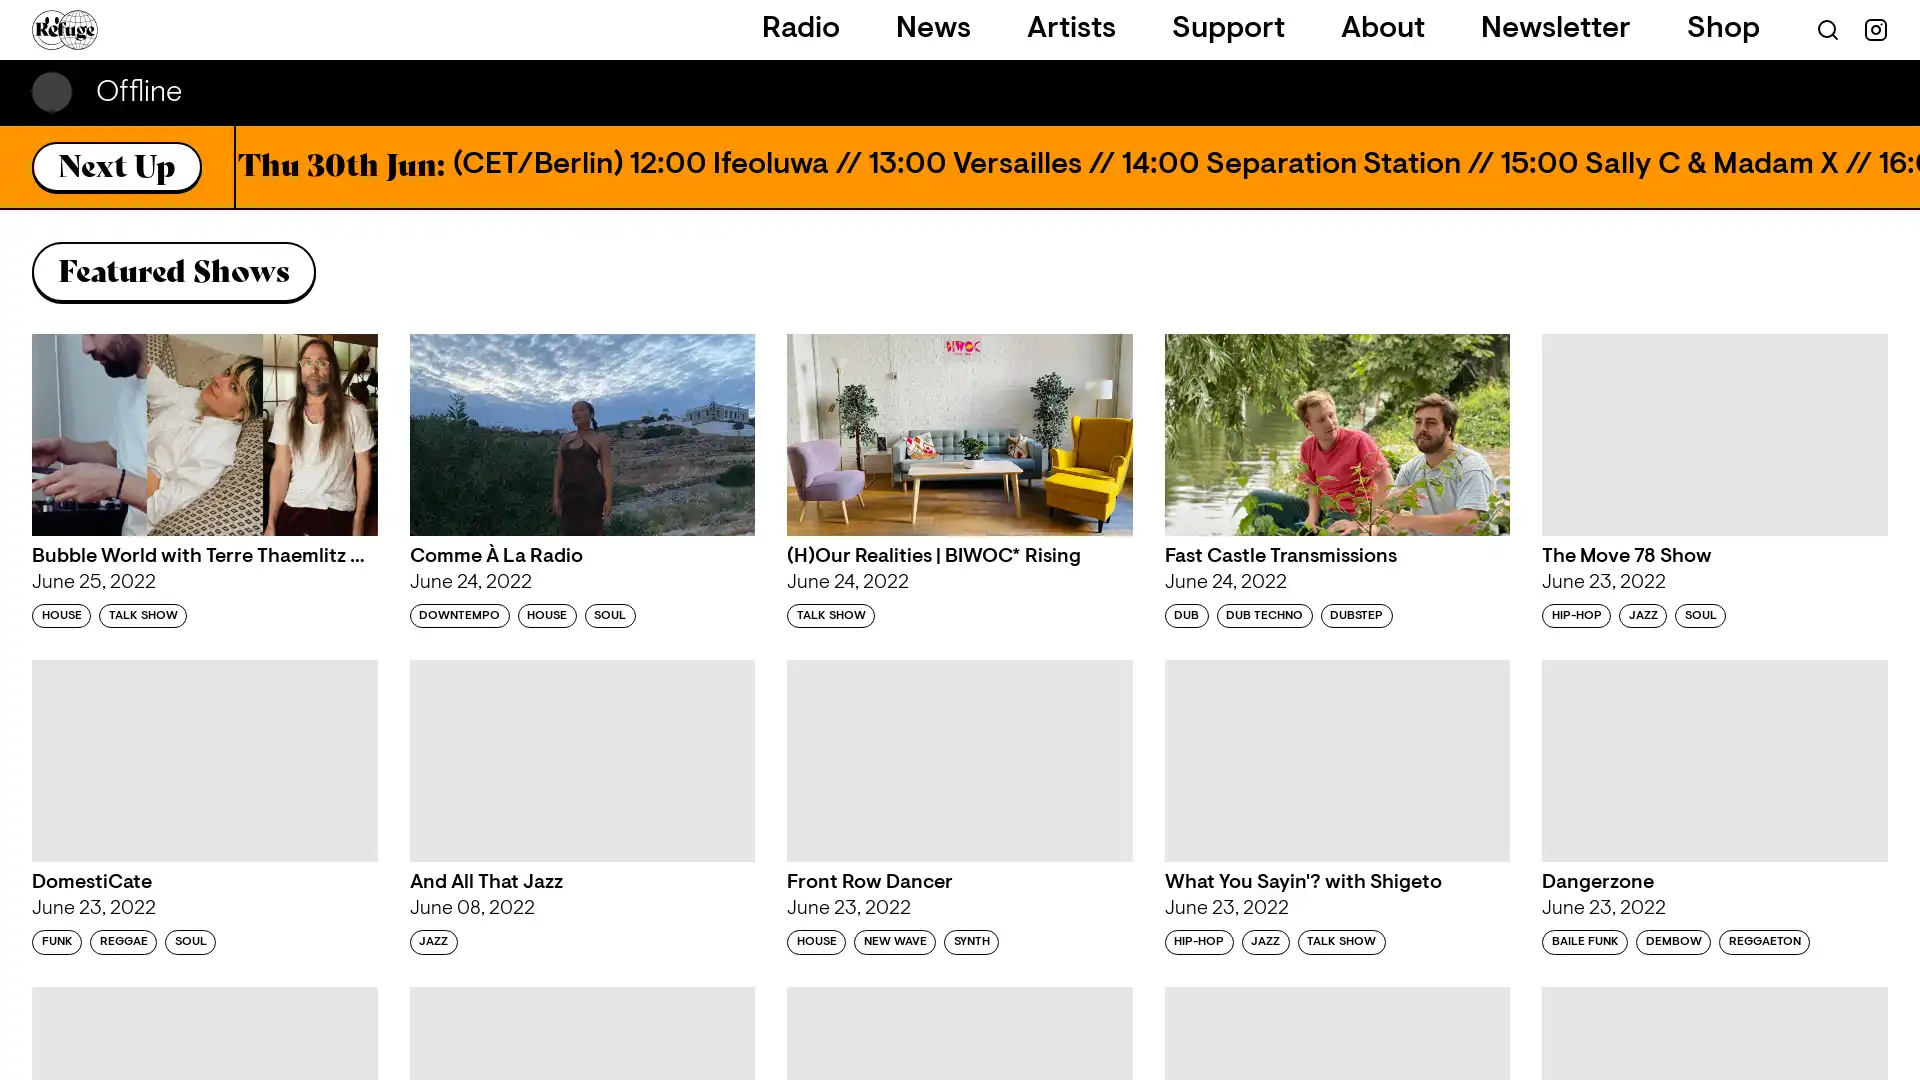  Describe the element at coordinates (204, 760) in the screenshot. I see `DomestiCate` at that location.